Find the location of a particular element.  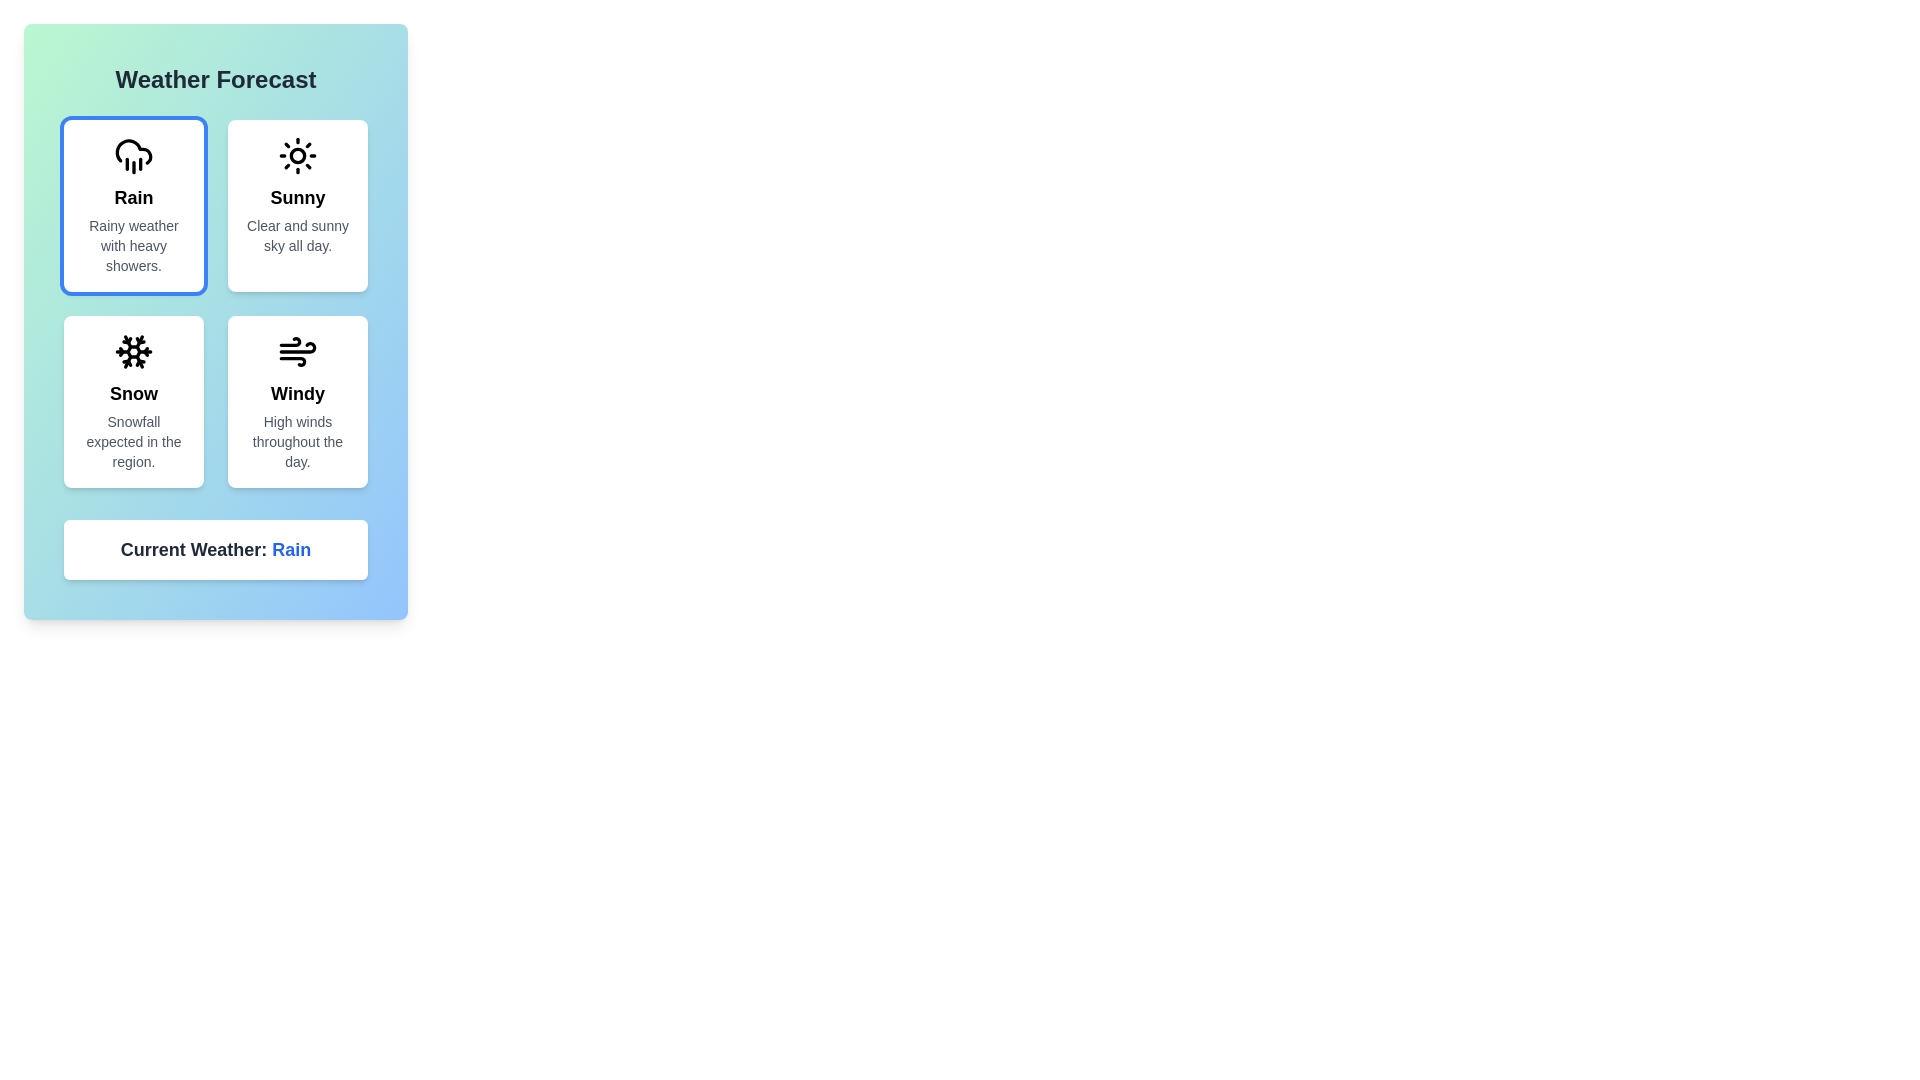

the interactive card representing snowfall, located in the second row and first column of a grid of four cards, to interact or select it is located at coordinates (133, 401).